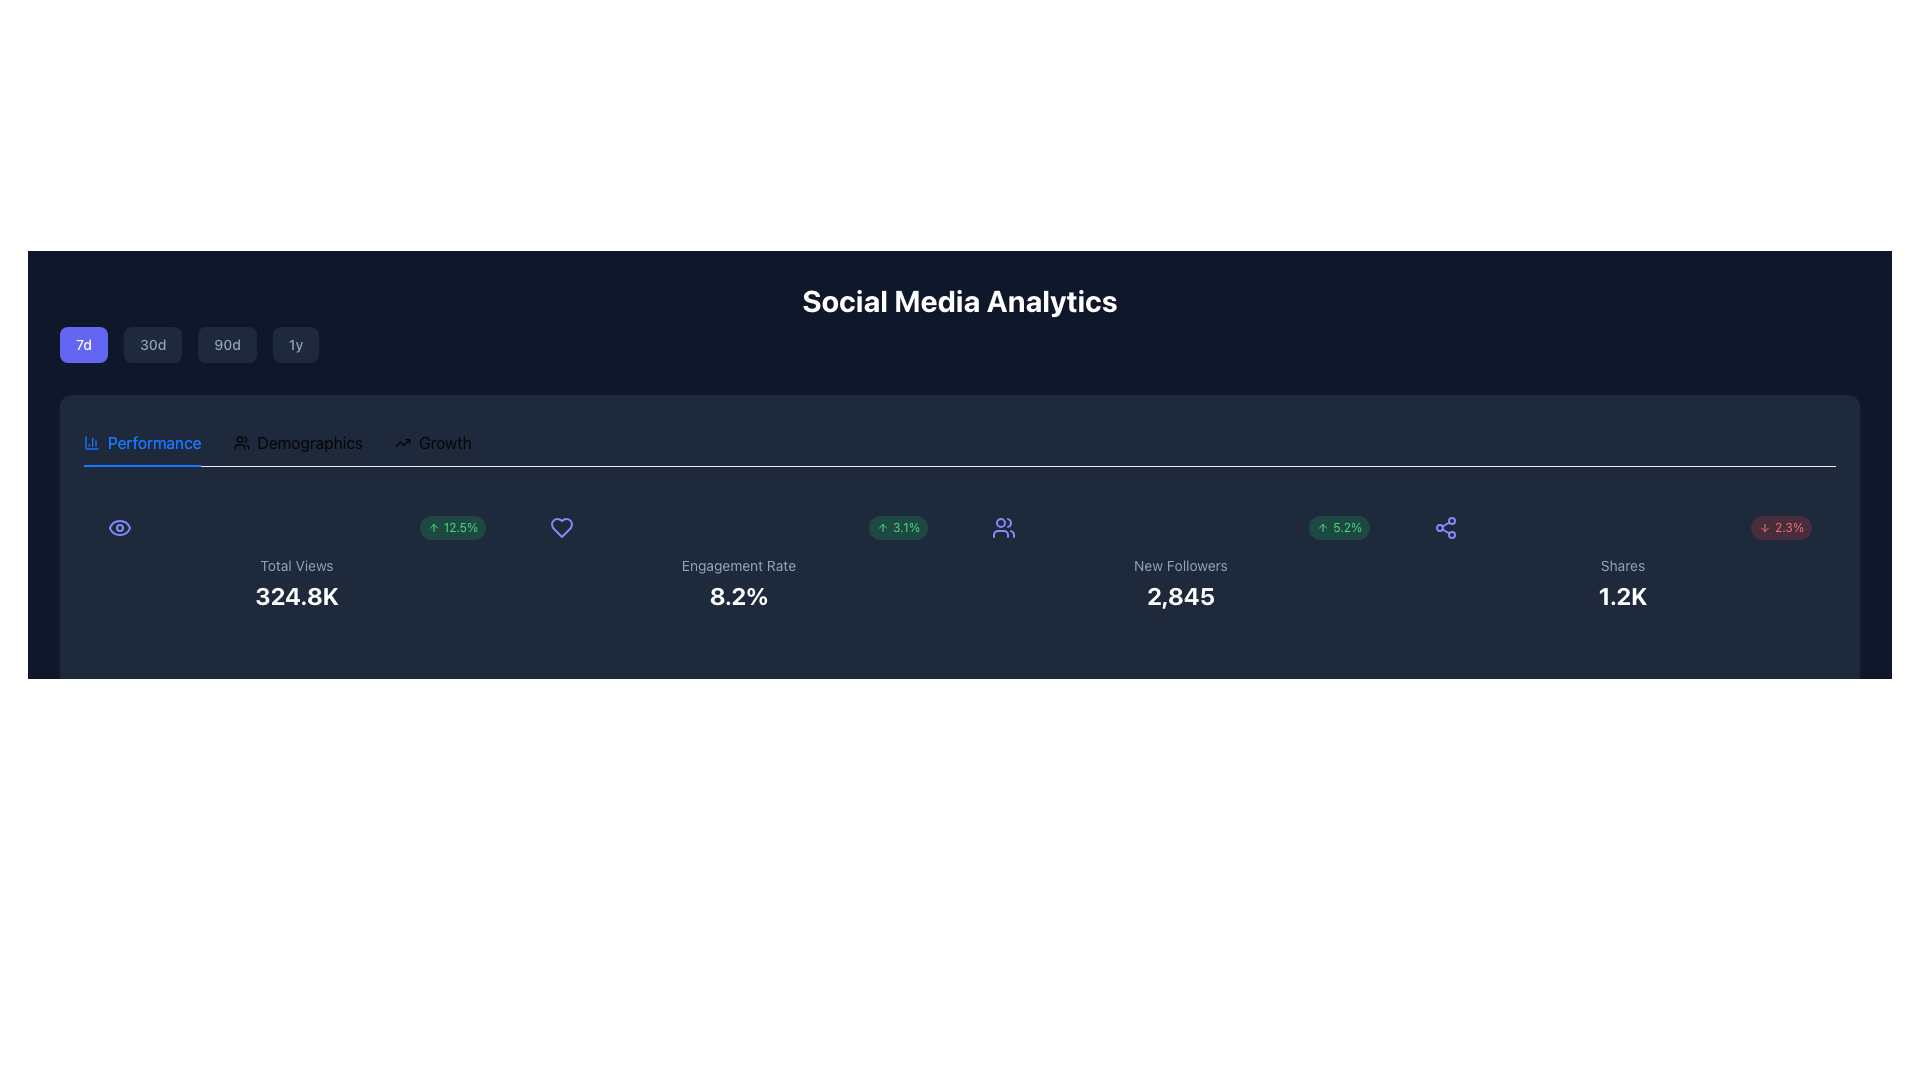  What do you see at coordinates (119, 527) in the screenshot?
I see `the eye icon in the performance section of the dashboard` at bounding box center [119, 527].